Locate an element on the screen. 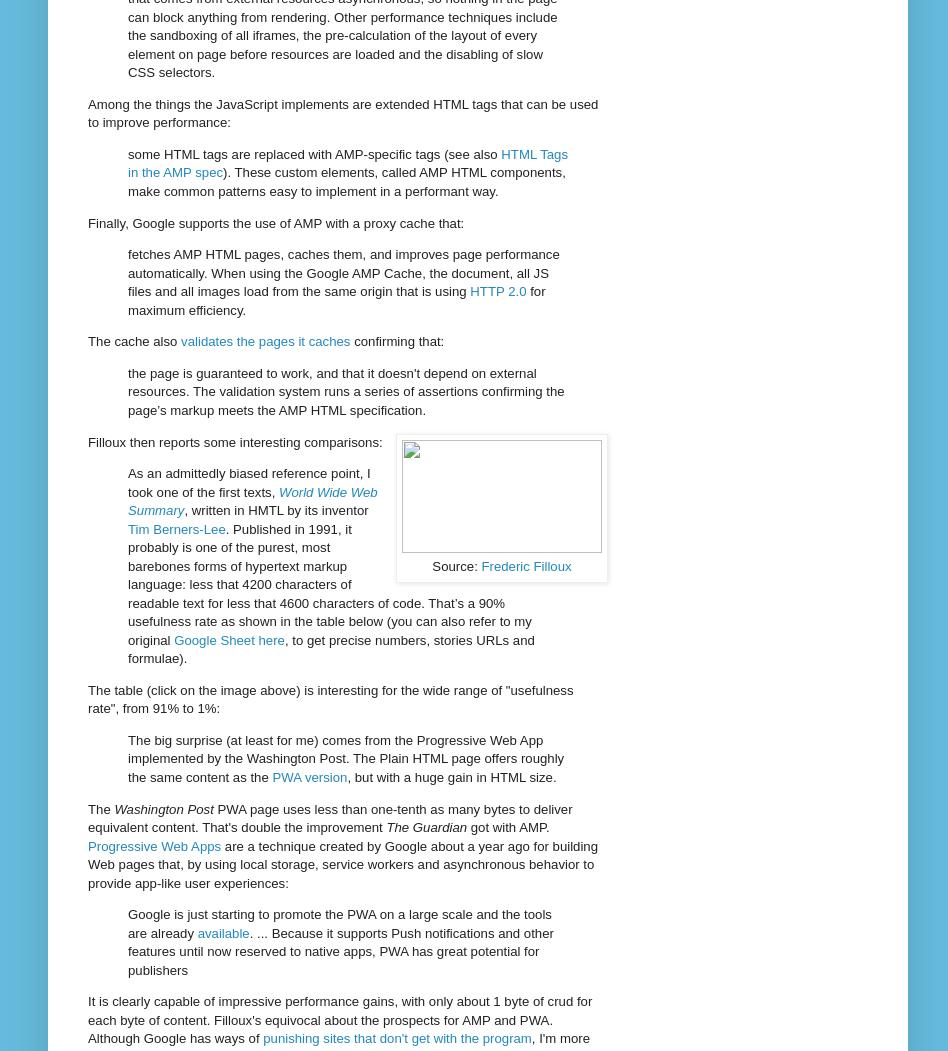 The height and width of the screenshot is (1051, 948). 'Source:' is located at coordinates (455, 566).